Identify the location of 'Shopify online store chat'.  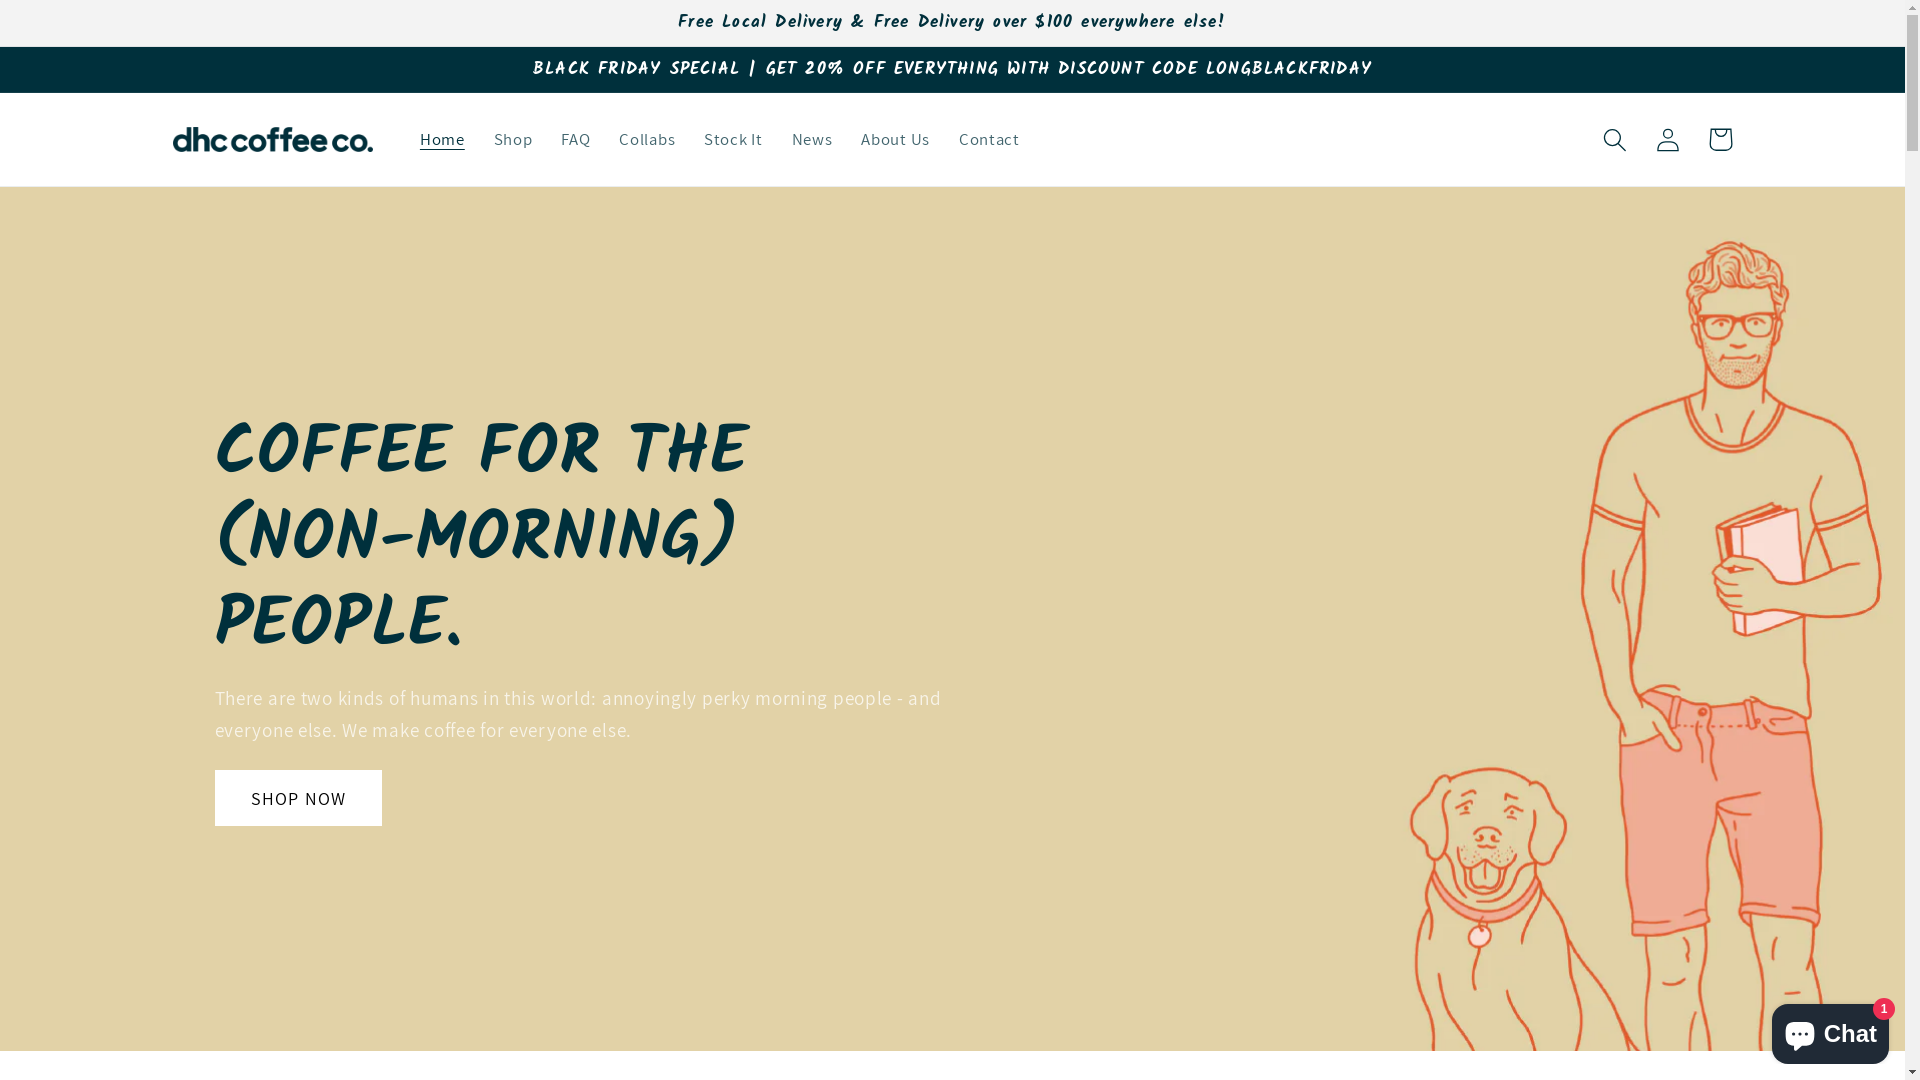
(1766, 1029).